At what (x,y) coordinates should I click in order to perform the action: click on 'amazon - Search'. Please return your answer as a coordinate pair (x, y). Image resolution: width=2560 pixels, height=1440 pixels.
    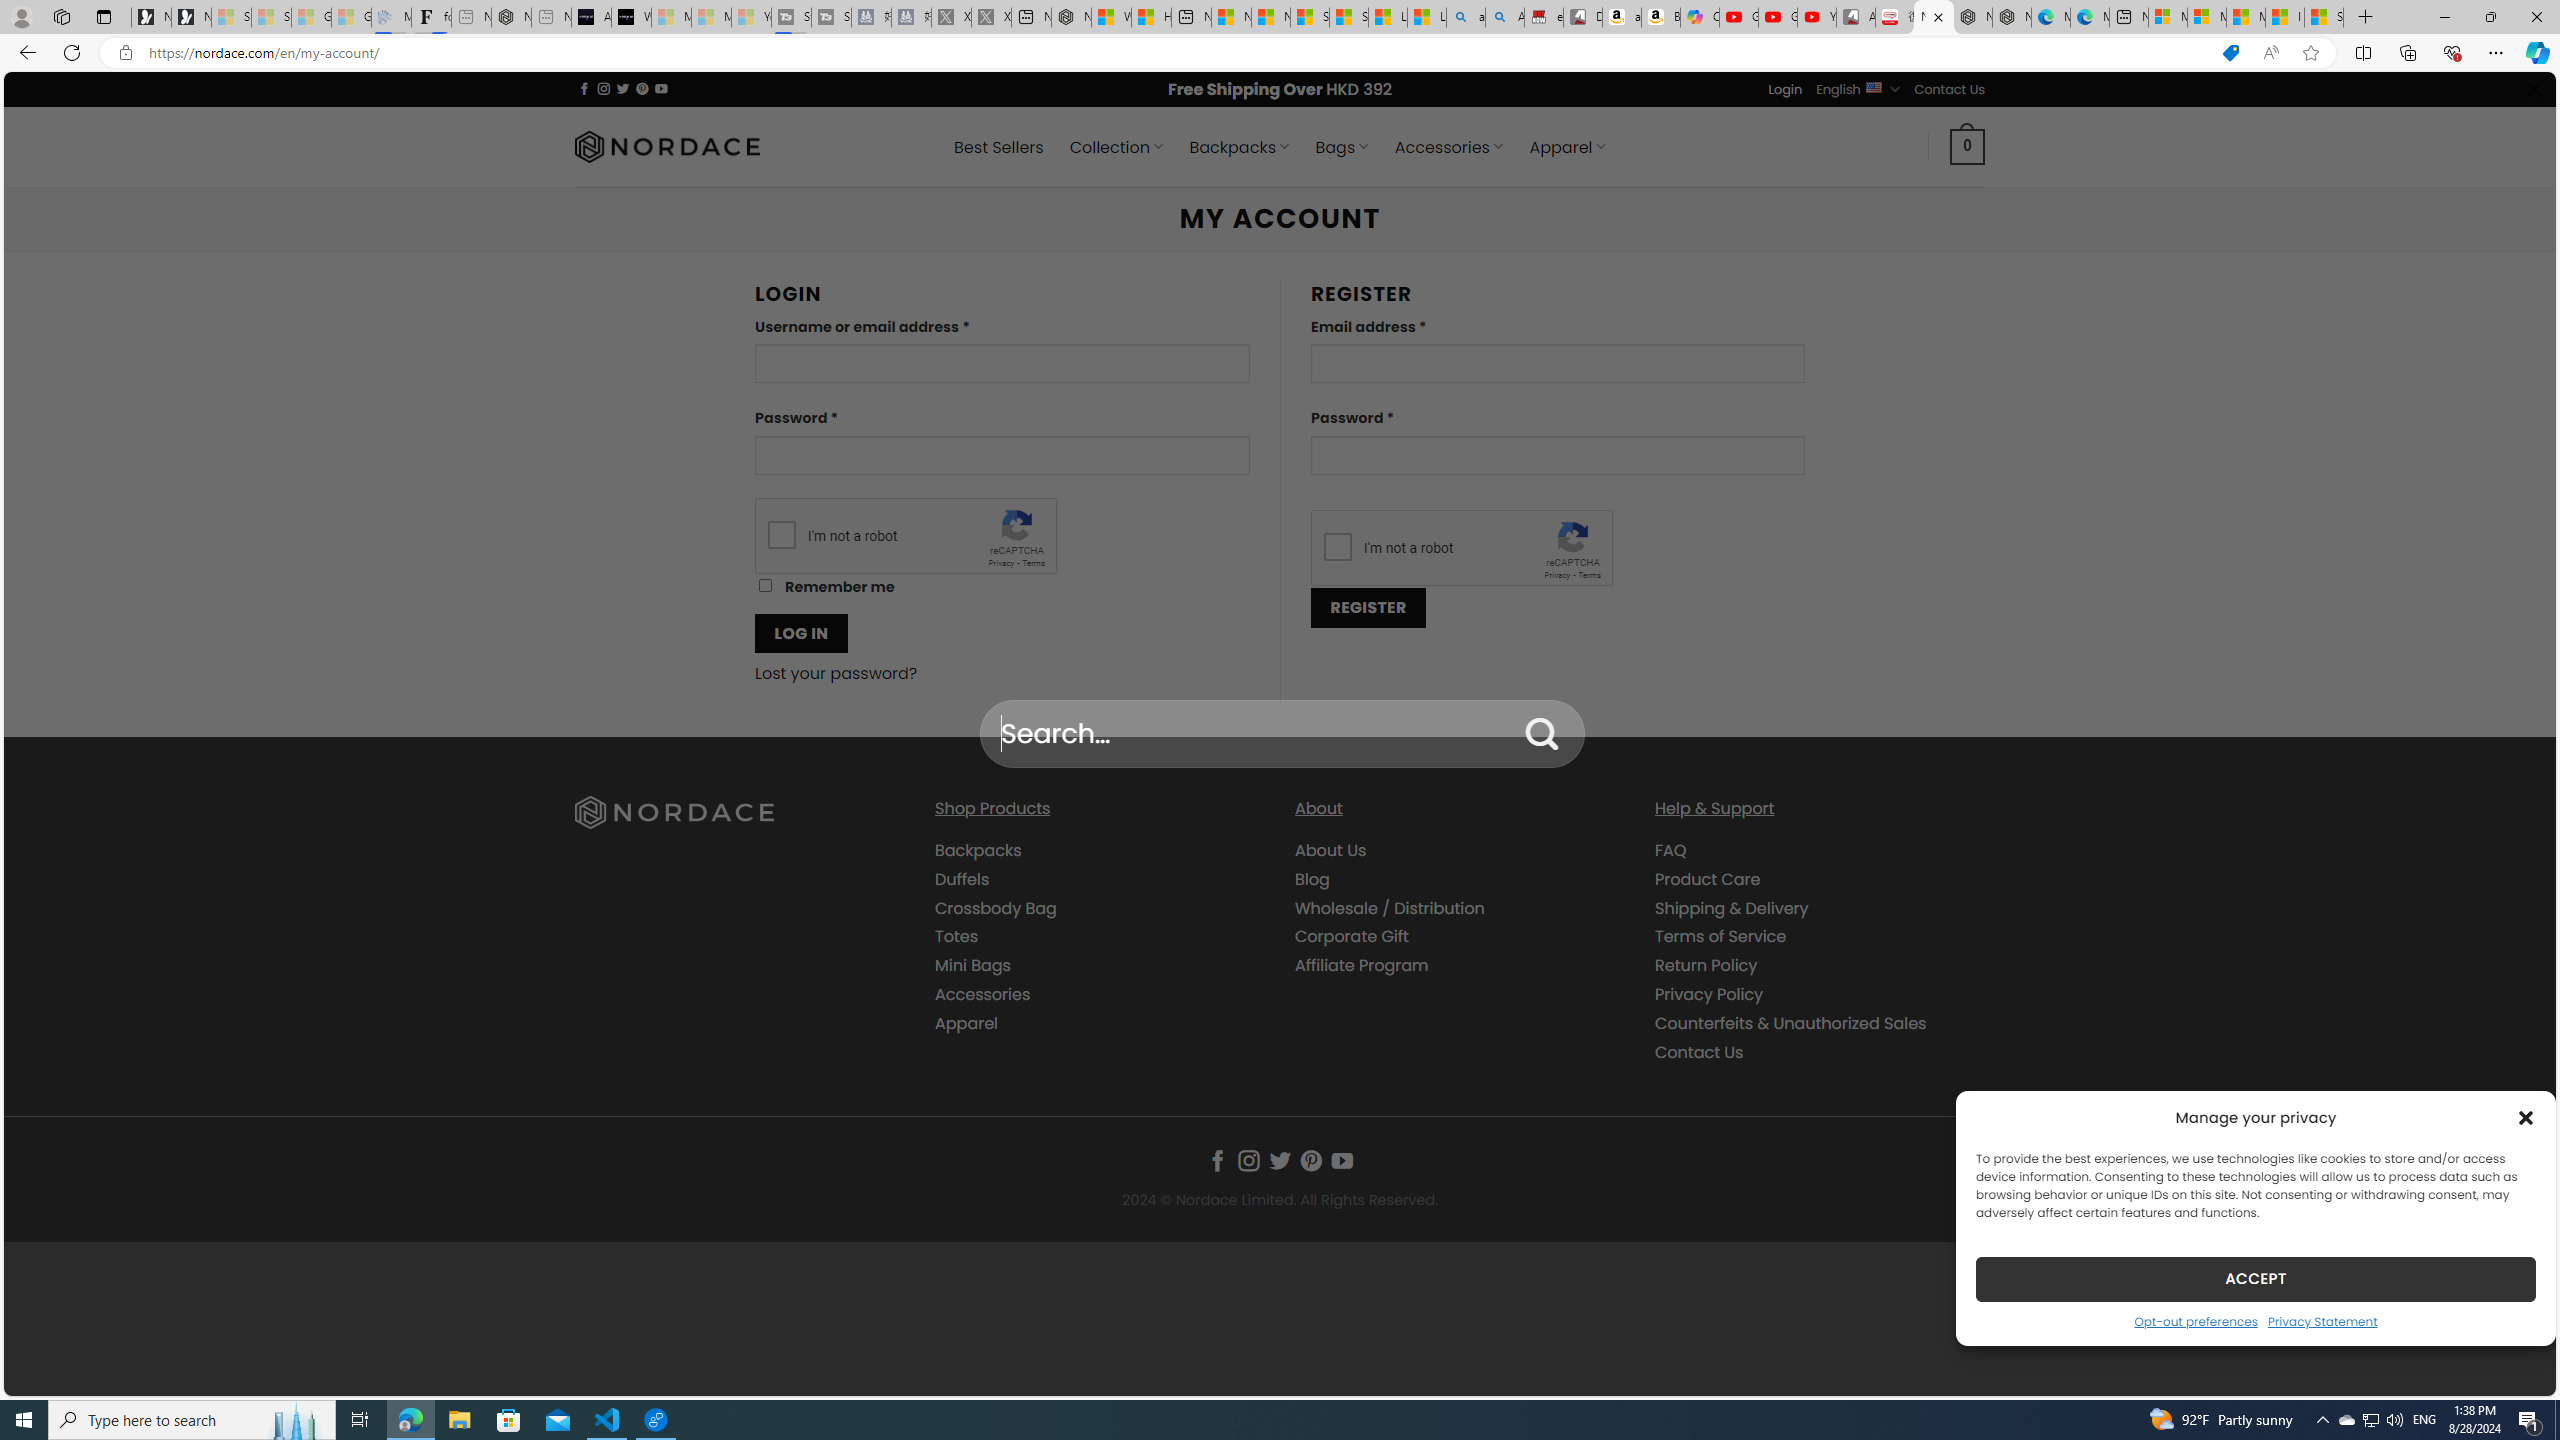
    Looking at the image, I should click on (1466, 16).